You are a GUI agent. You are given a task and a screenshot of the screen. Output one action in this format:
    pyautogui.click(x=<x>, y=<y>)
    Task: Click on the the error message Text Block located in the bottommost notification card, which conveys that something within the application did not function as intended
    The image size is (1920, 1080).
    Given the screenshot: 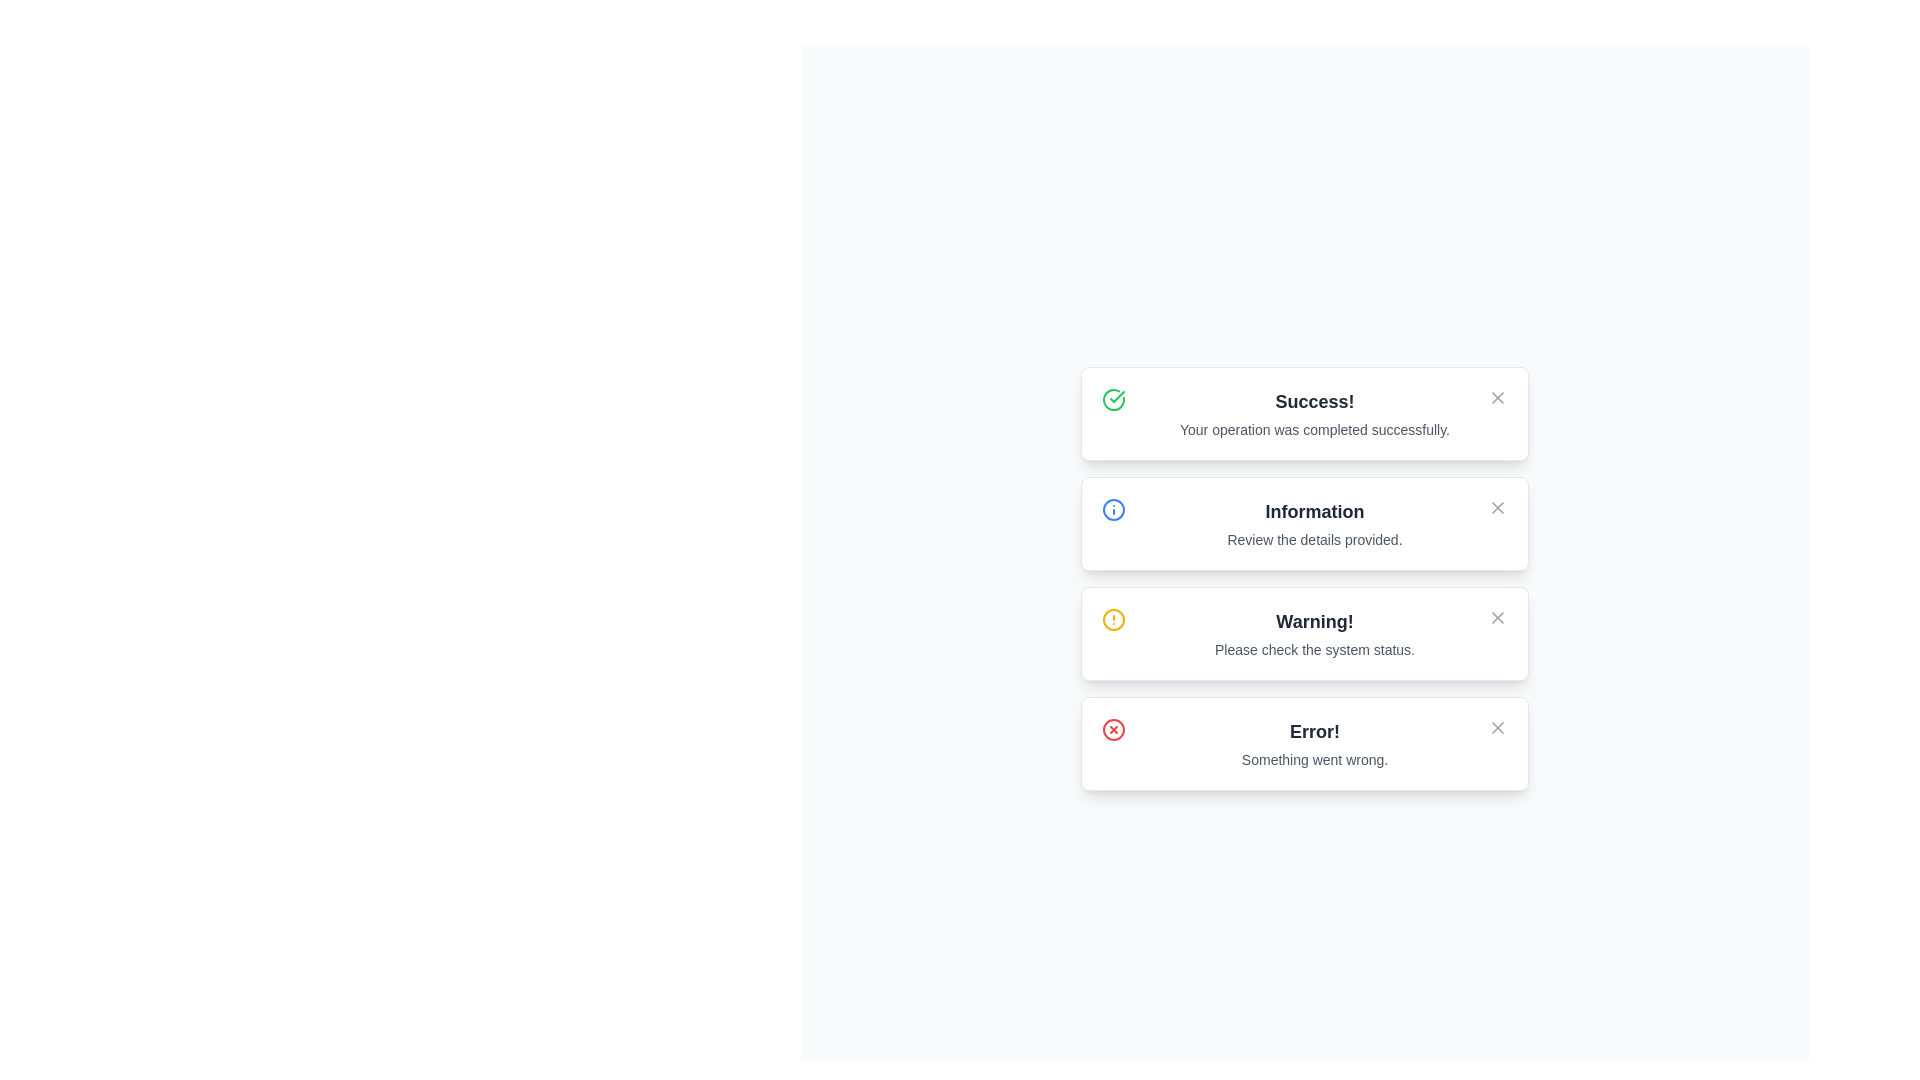 What is the action you would take?
    pyautogui.click(x=1315, y=744)
    